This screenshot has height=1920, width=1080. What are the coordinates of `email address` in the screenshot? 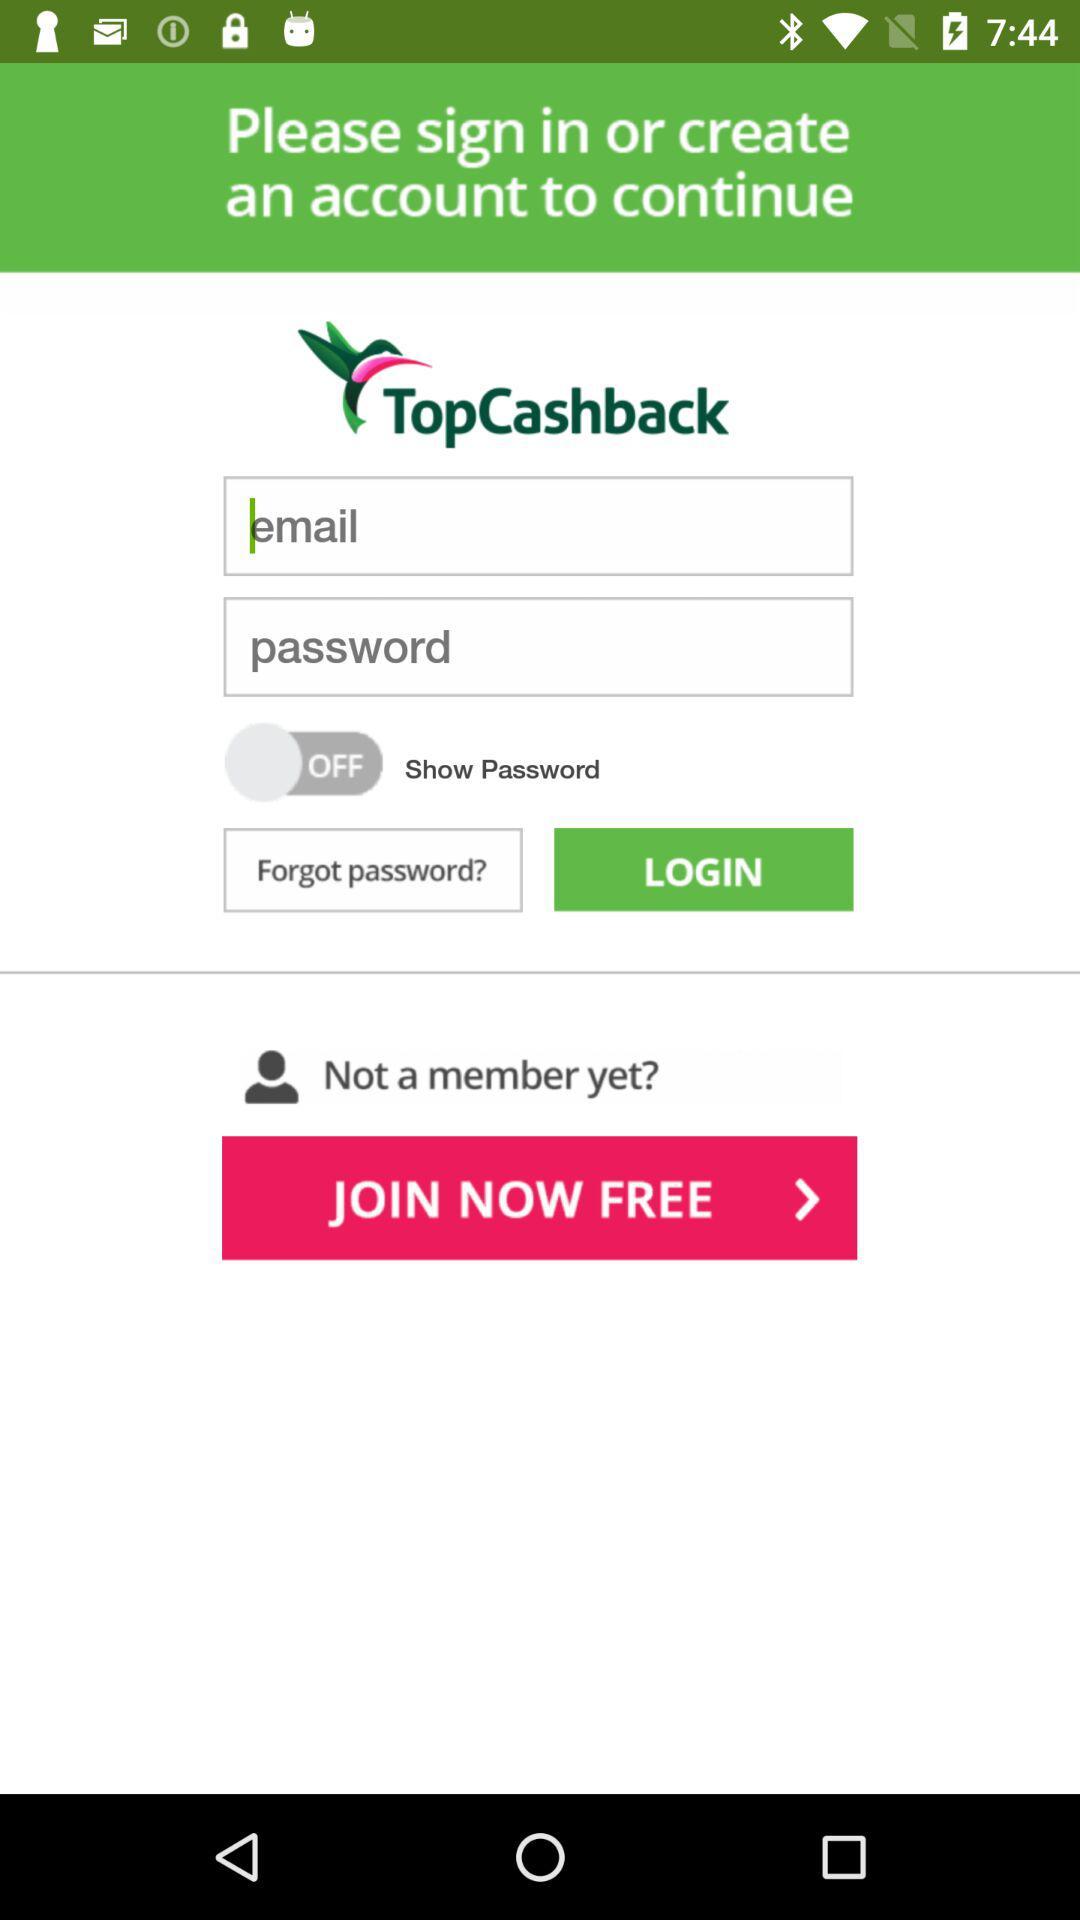 It's located at (537, 526).